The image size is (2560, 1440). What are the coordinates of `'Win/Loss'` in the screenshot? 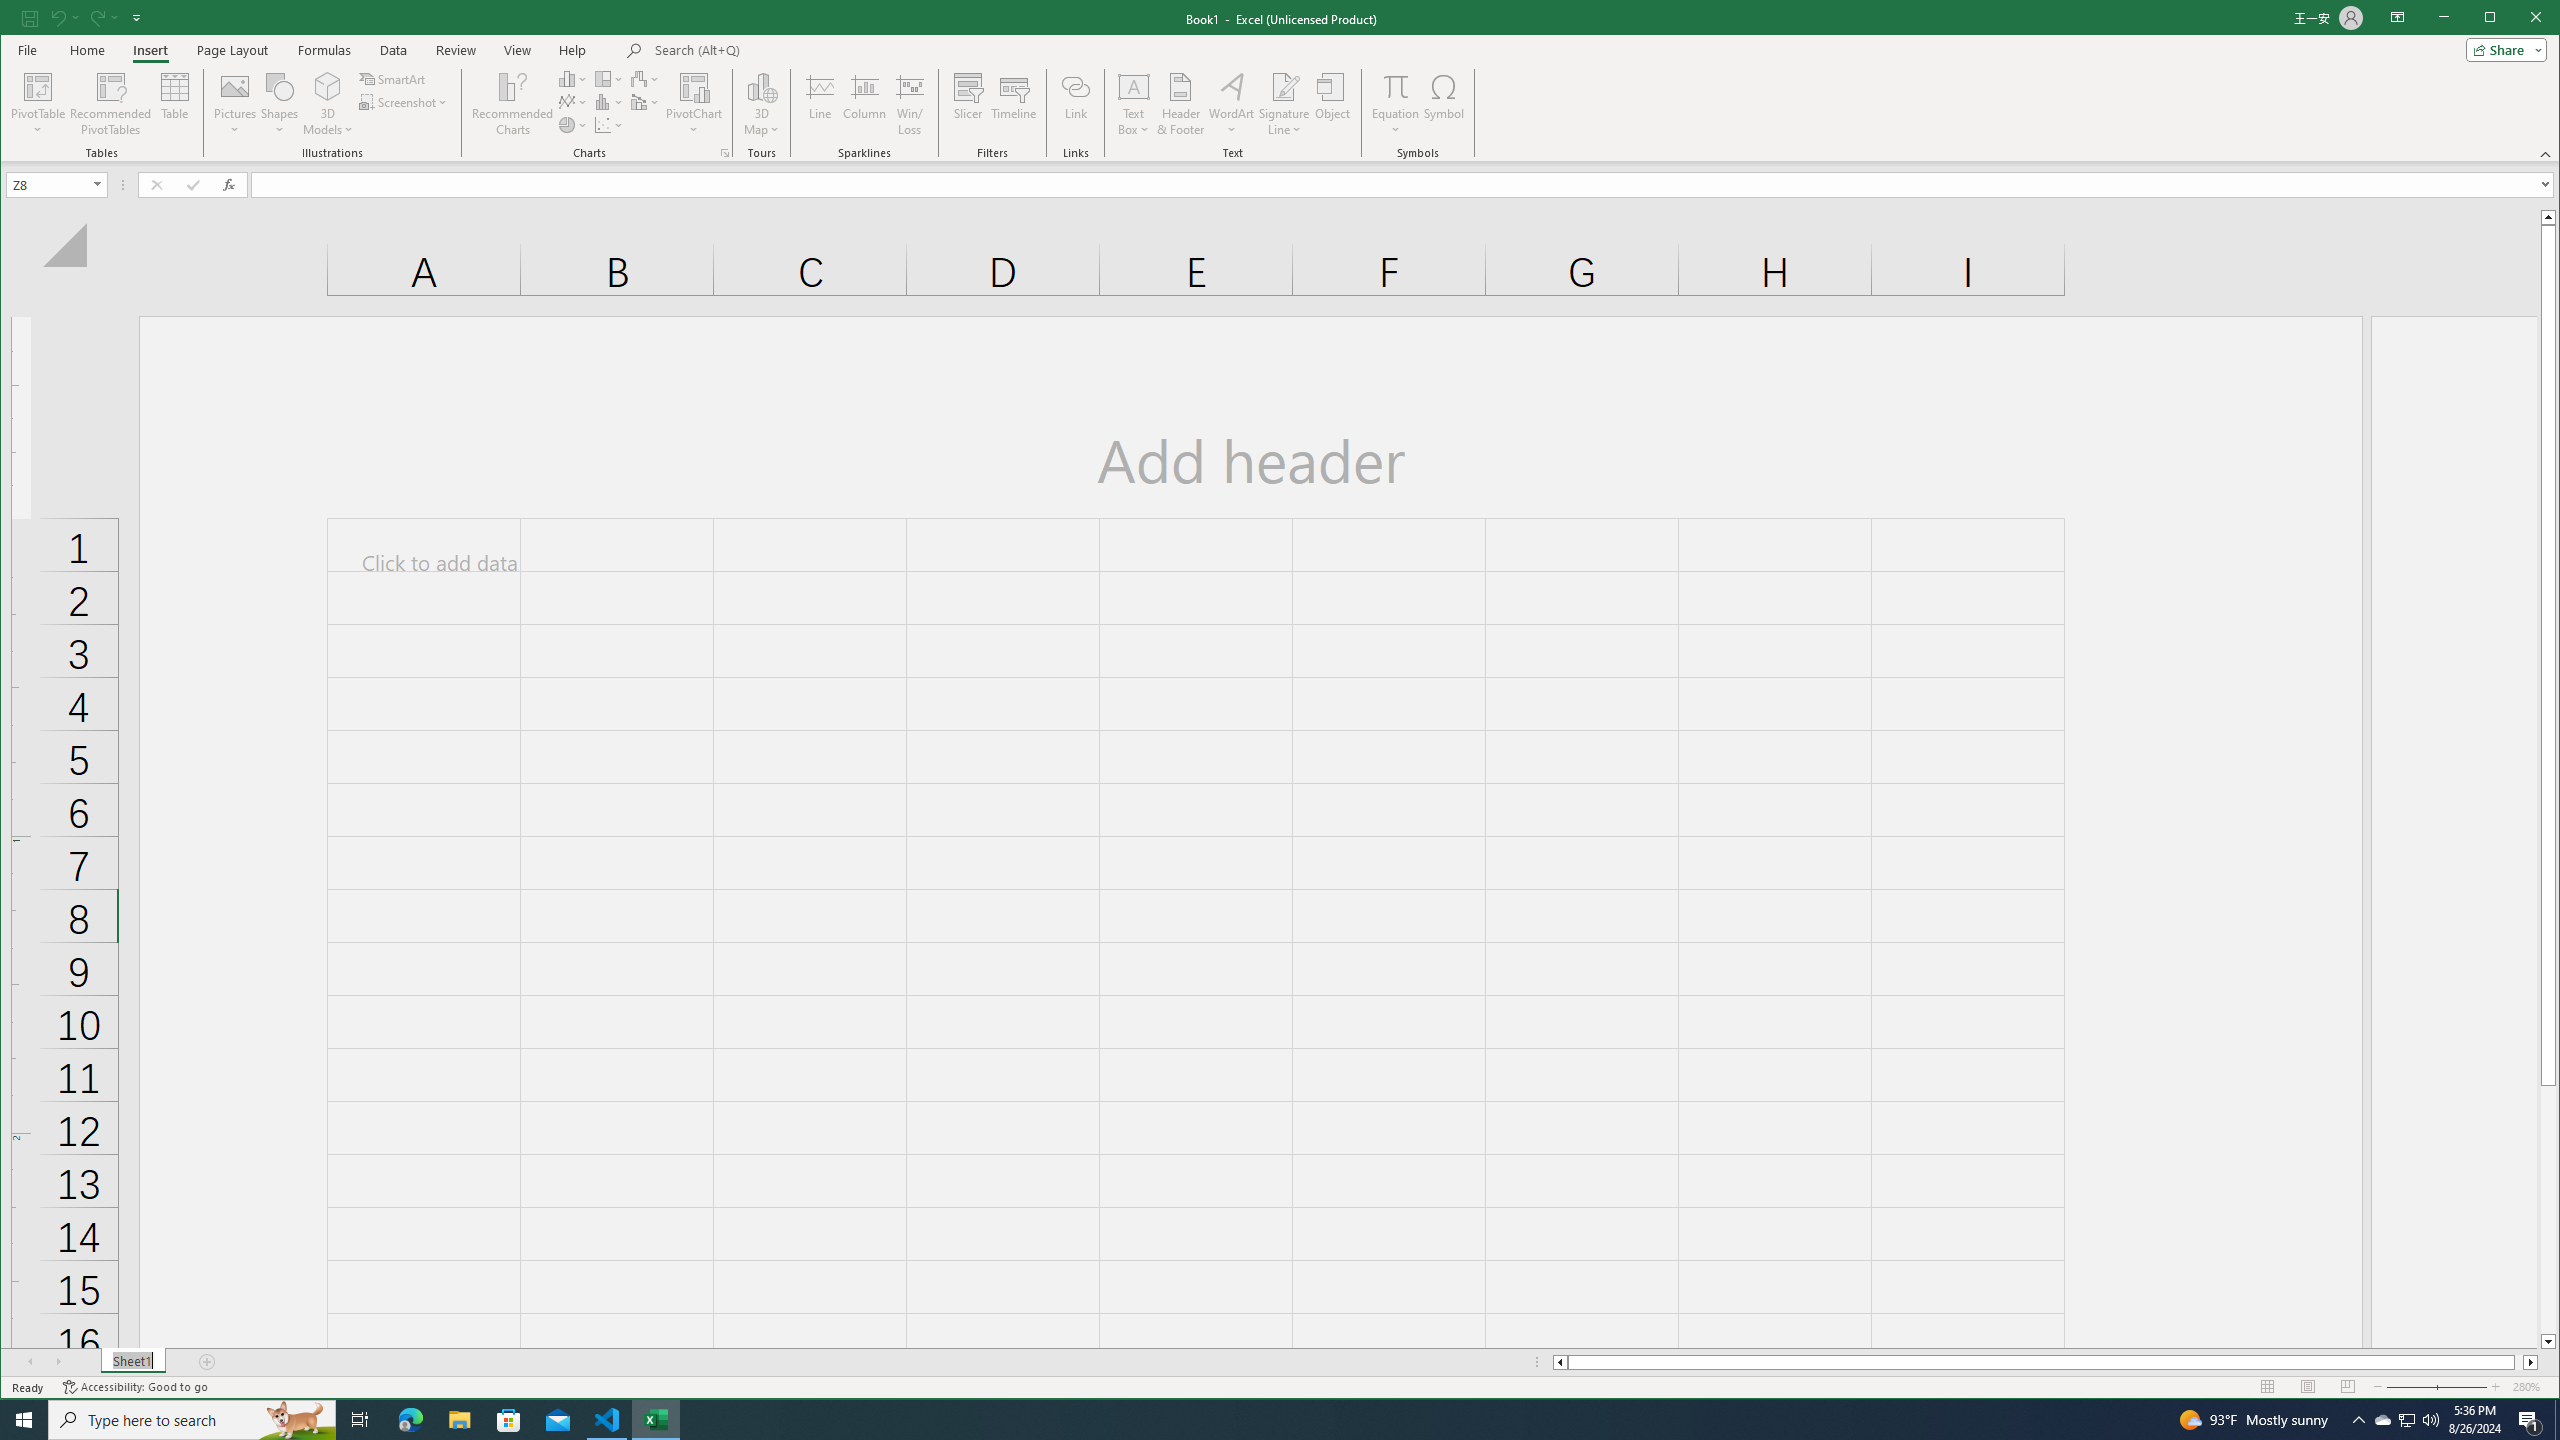 It's located at (909, 103).